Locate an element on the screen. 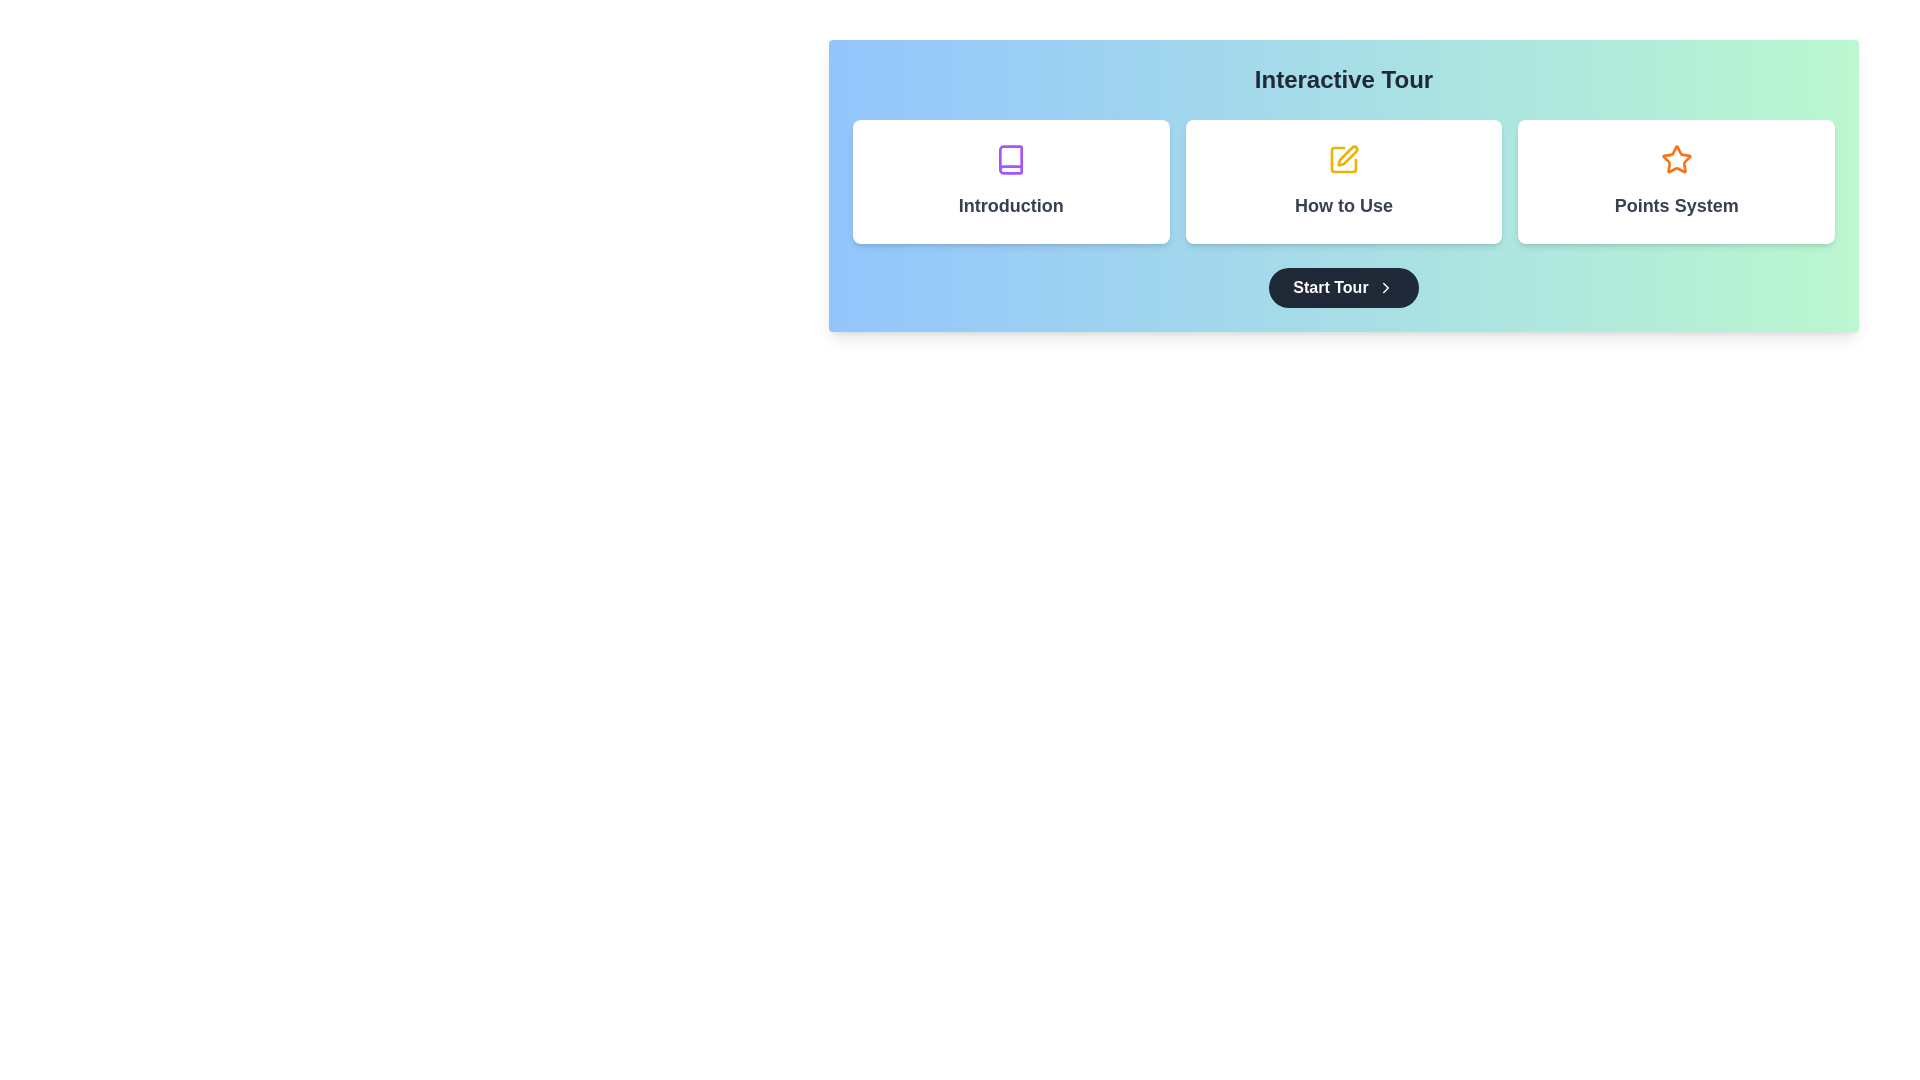 This screenshot has width=1920, height=1080. the text label indicating the purpose of the 'Points System' located in the third card from the left, below the gold star icon is located at coordinates (1676, 205).